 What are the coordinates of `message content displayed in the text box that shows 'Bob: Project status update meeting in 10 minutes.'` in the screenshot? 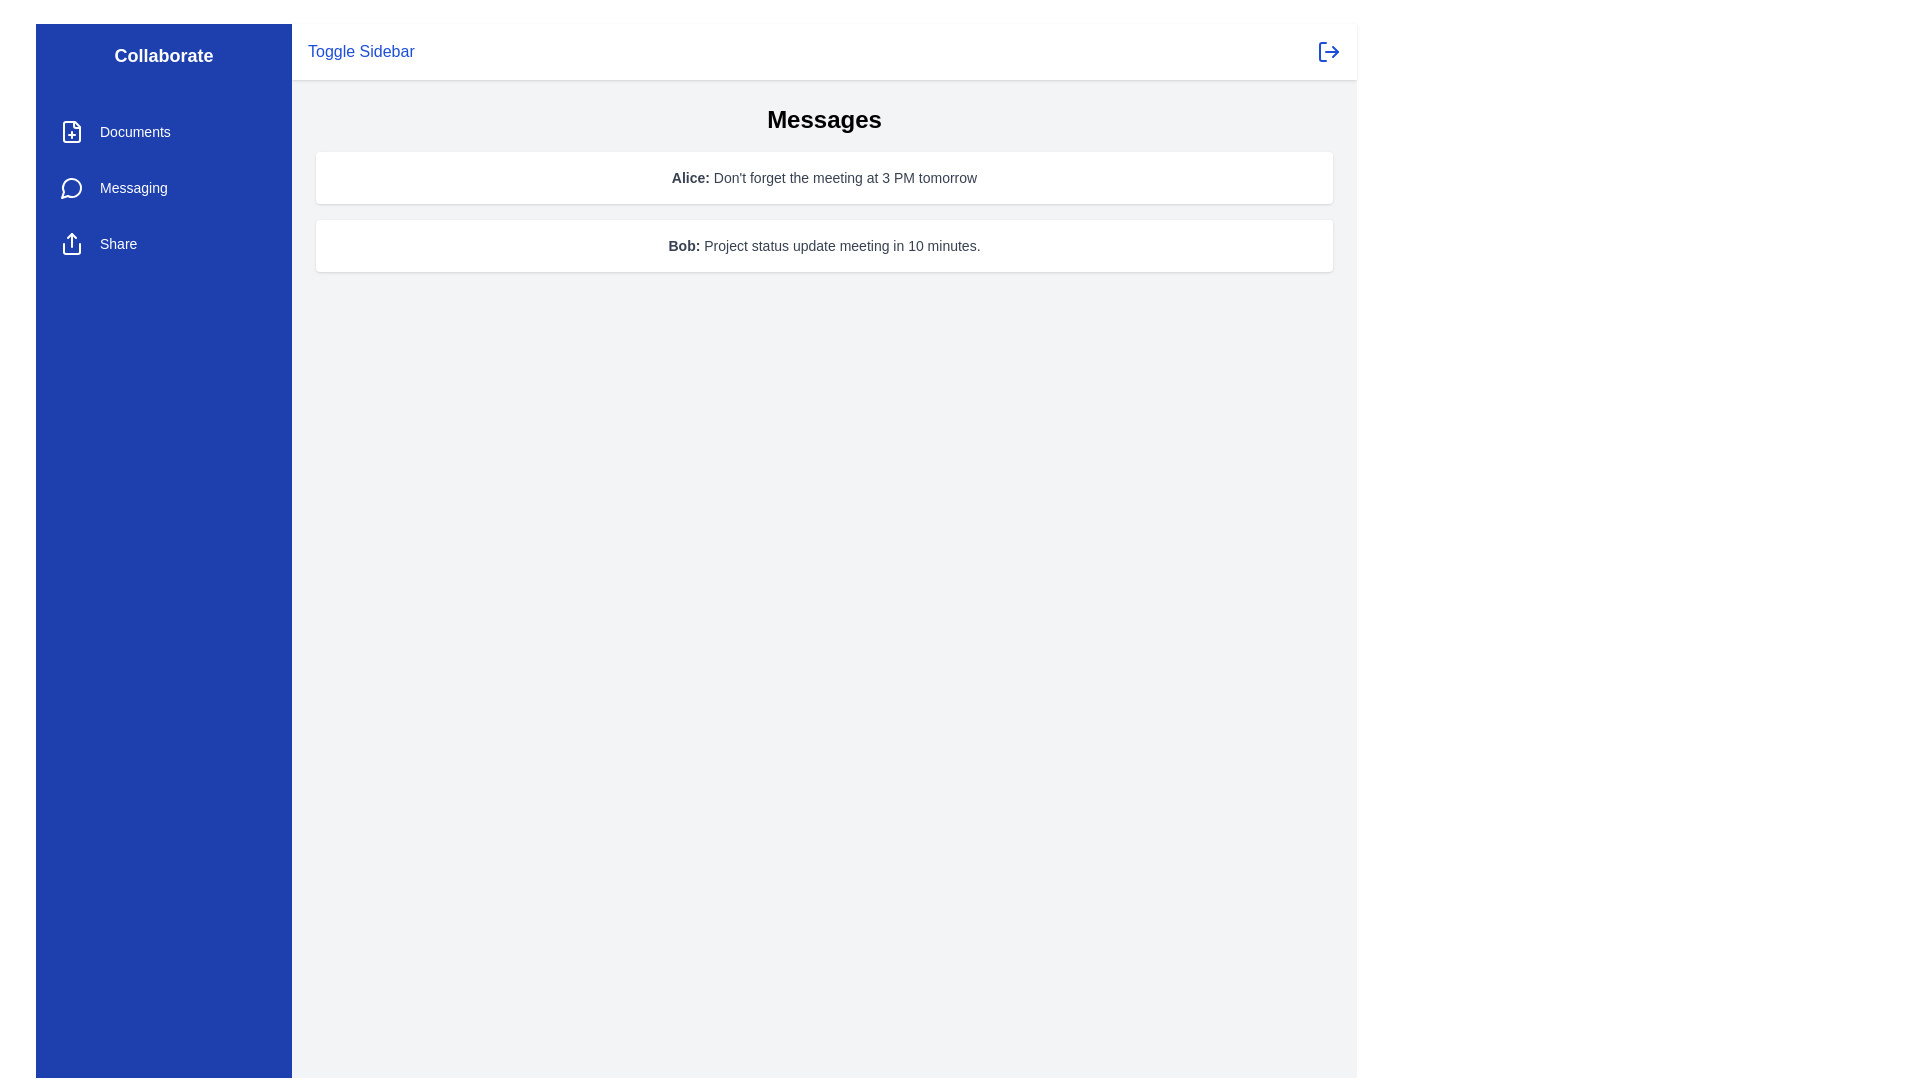 It's located at (824, 245).